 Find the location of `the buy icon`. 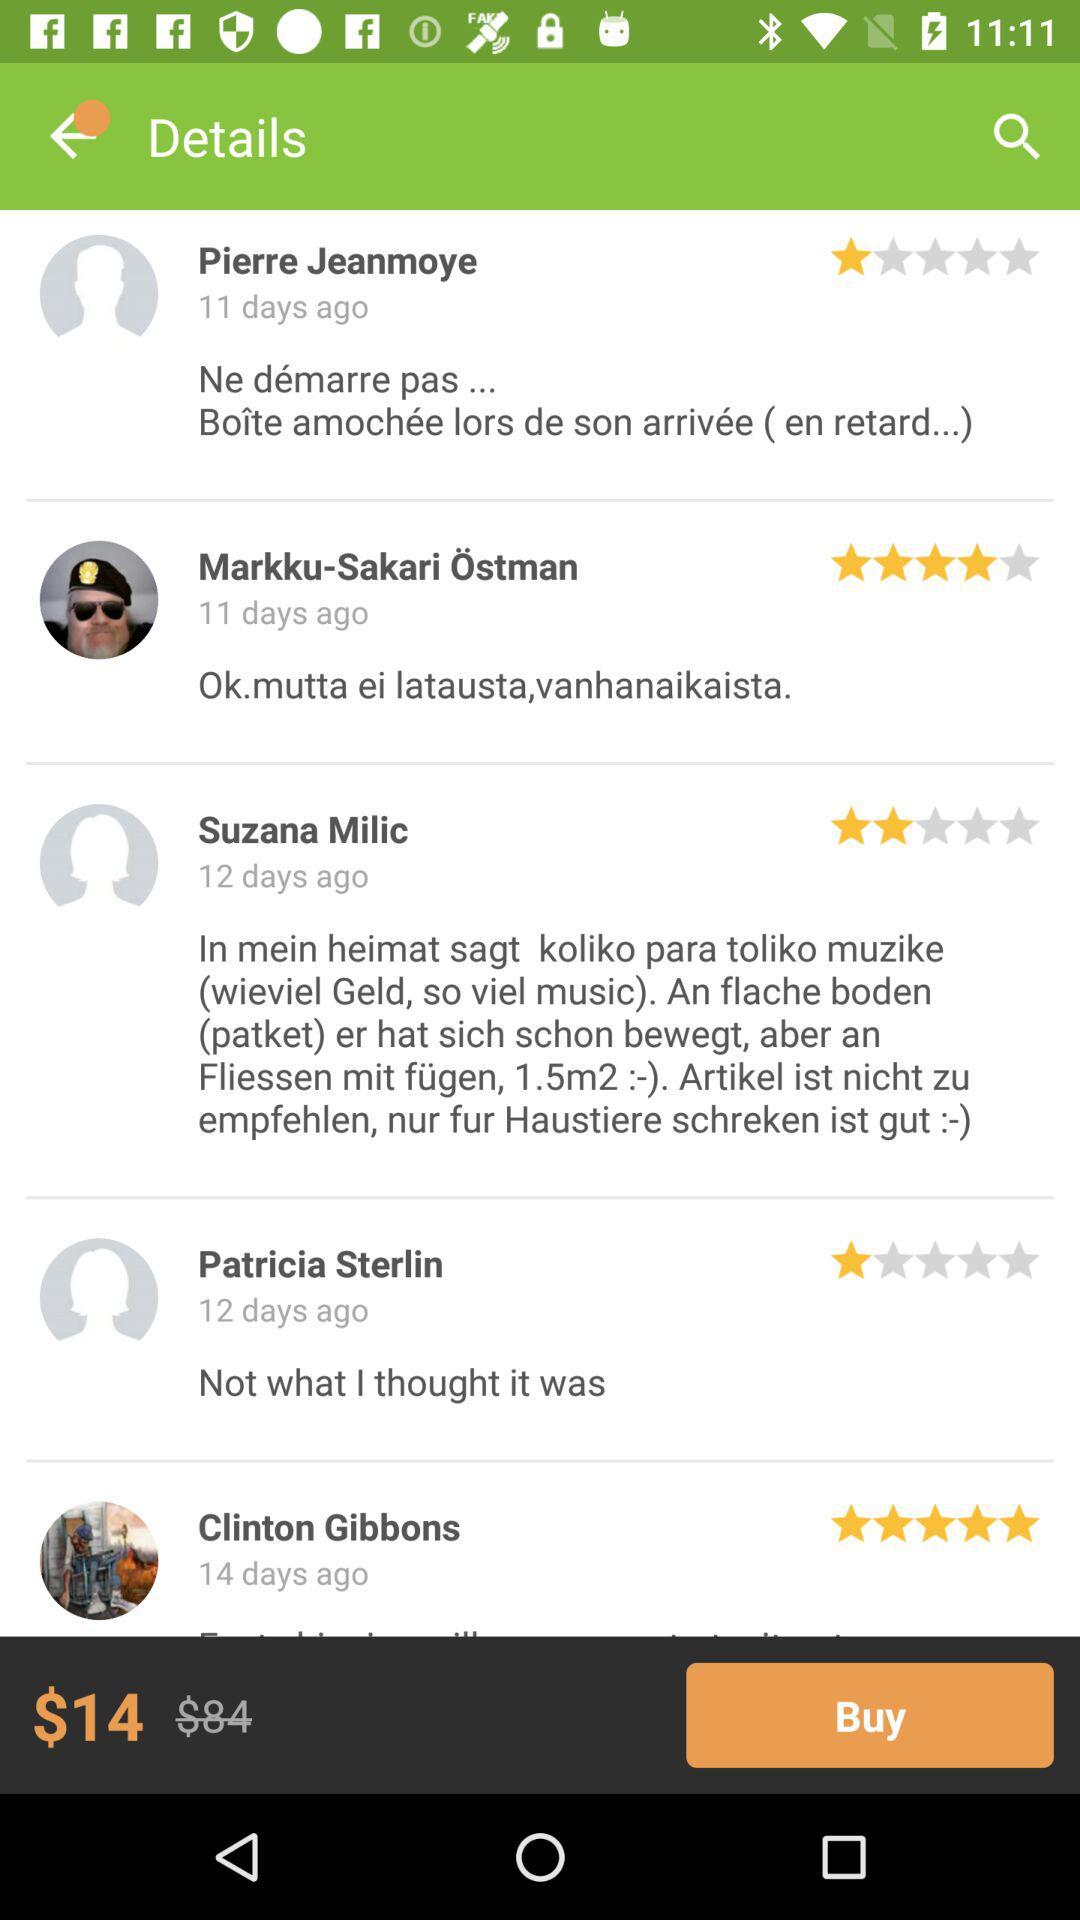

the buy icon is located at coordinates (869, 1714).